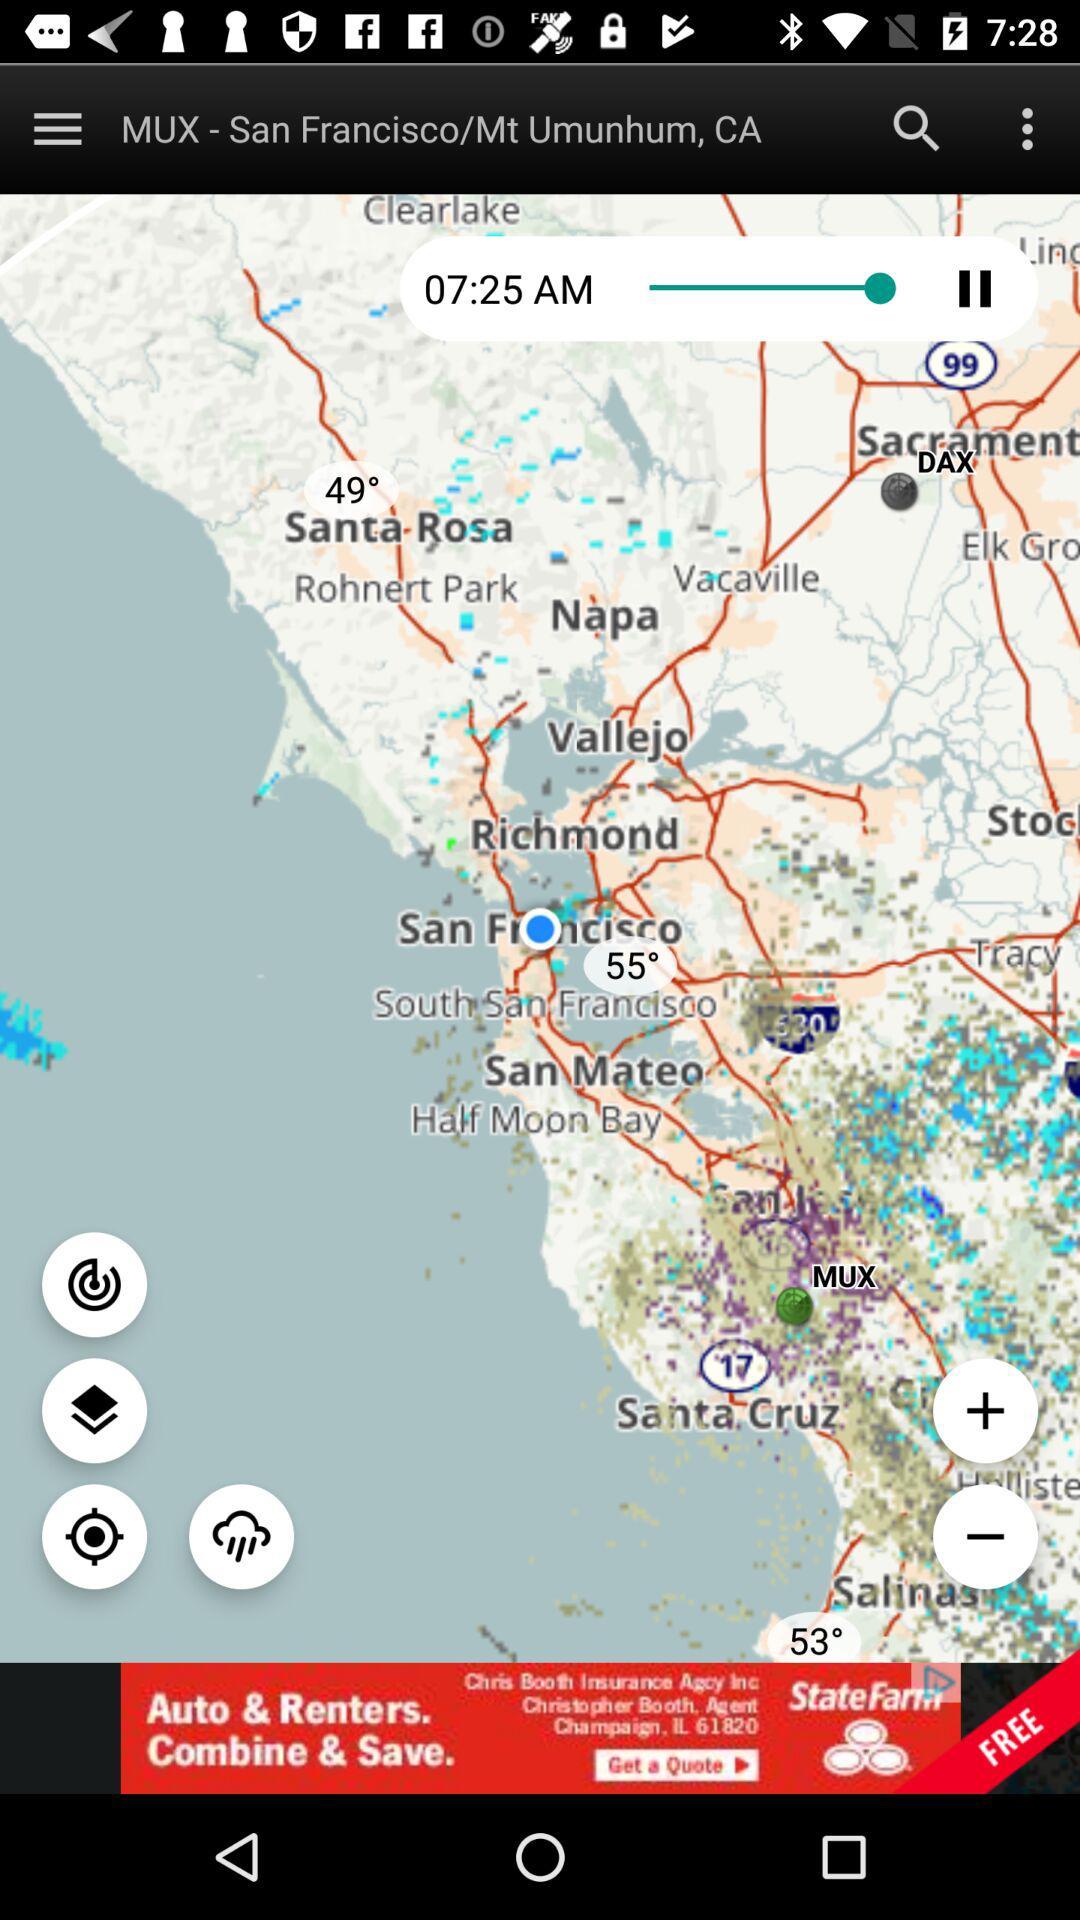  Describe the element at coordinates (94, 1409) in the screenshot. I see `the layers icon` at that location.